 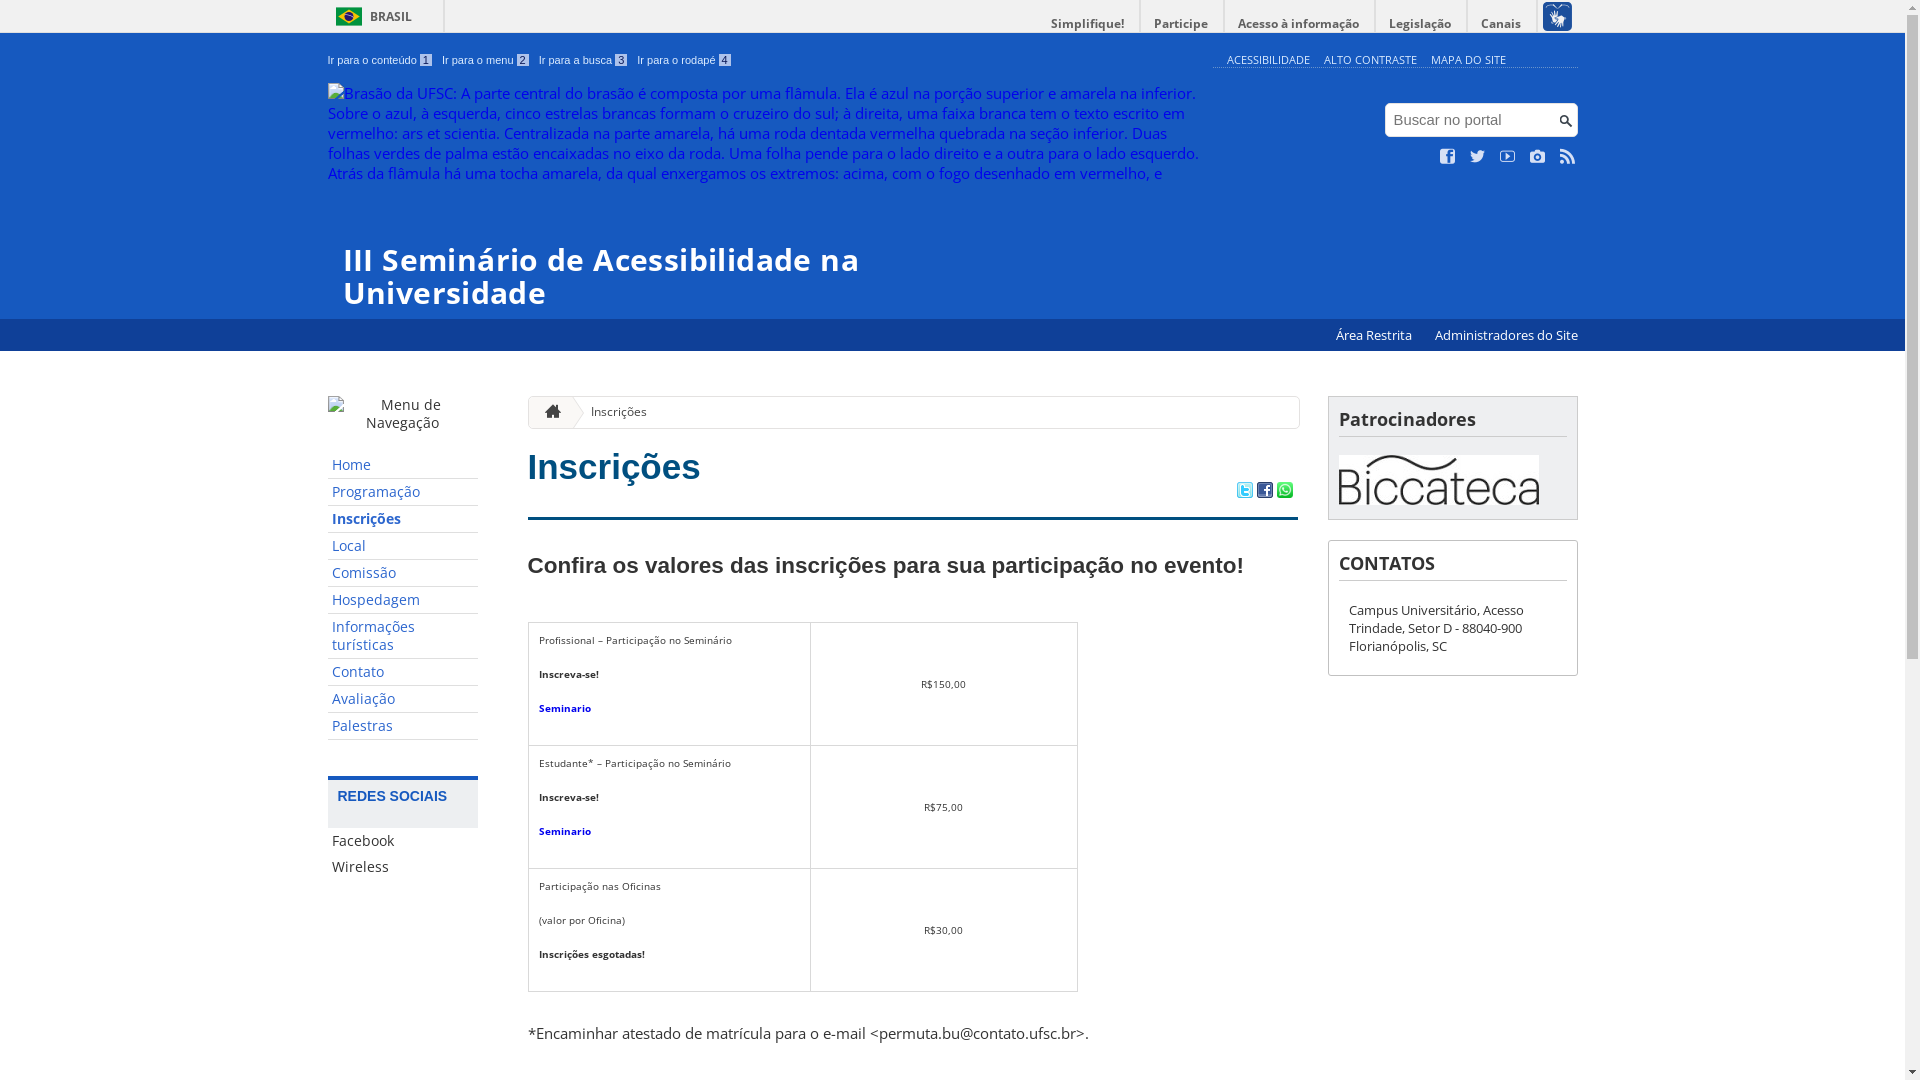 I want to click on 'Ir para o menu 2', so click(x=485, y=59).